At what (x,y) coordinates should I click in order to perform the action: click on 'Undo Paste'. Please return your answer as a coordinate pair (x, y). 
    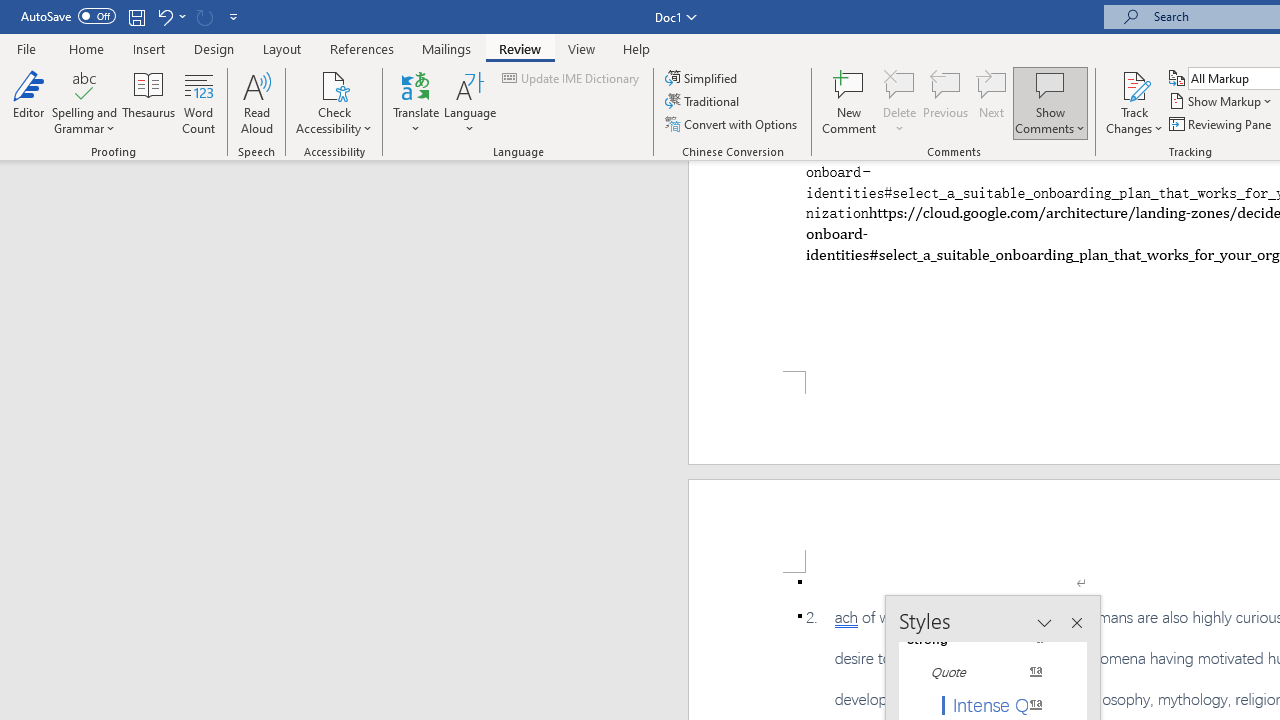
    Looking at the image, I should click on (164, 16).